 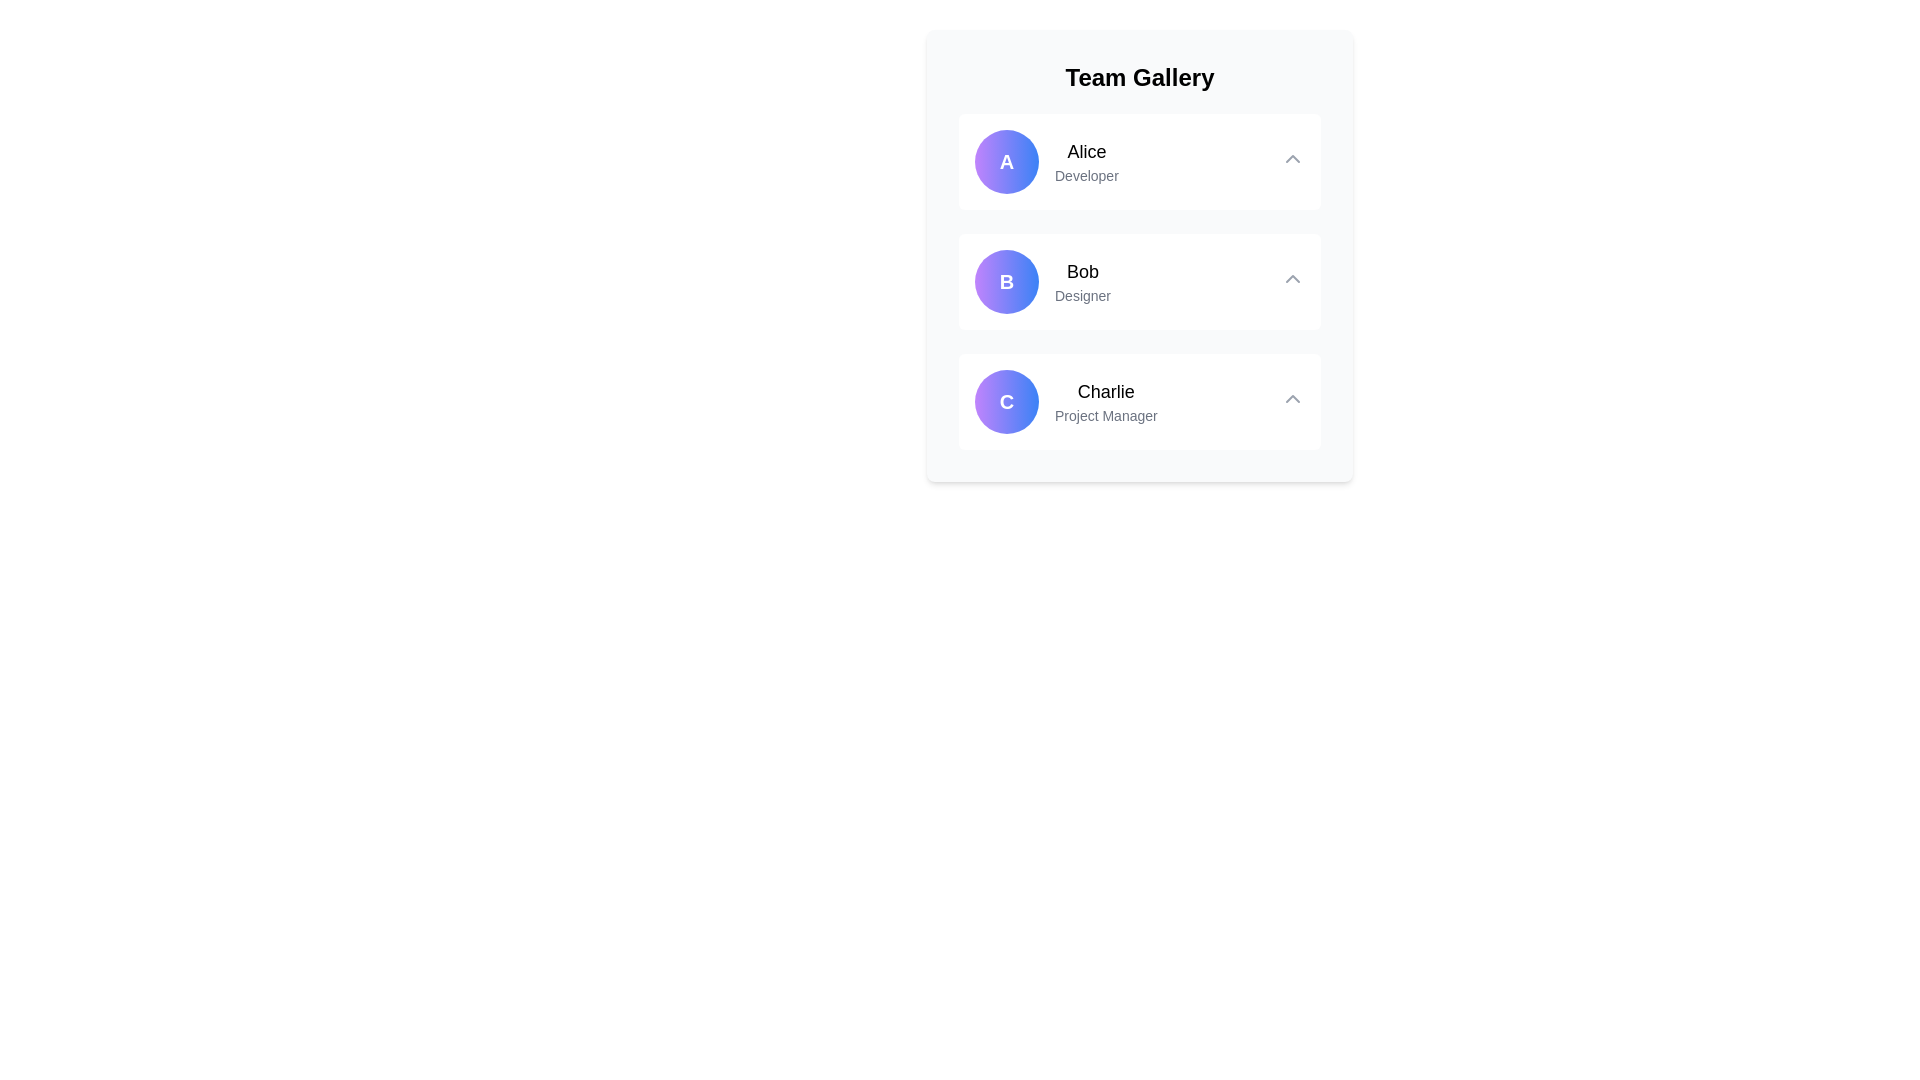 I want to click on text displayed in the Text Label that shows 'AliceDeveloper', which consists of 'Alice' in bold and 'Developer' in gray, located to the right of the circular avatar labeled 'A' within the 'Team Gallery' card, so click(x=1085, y=161).